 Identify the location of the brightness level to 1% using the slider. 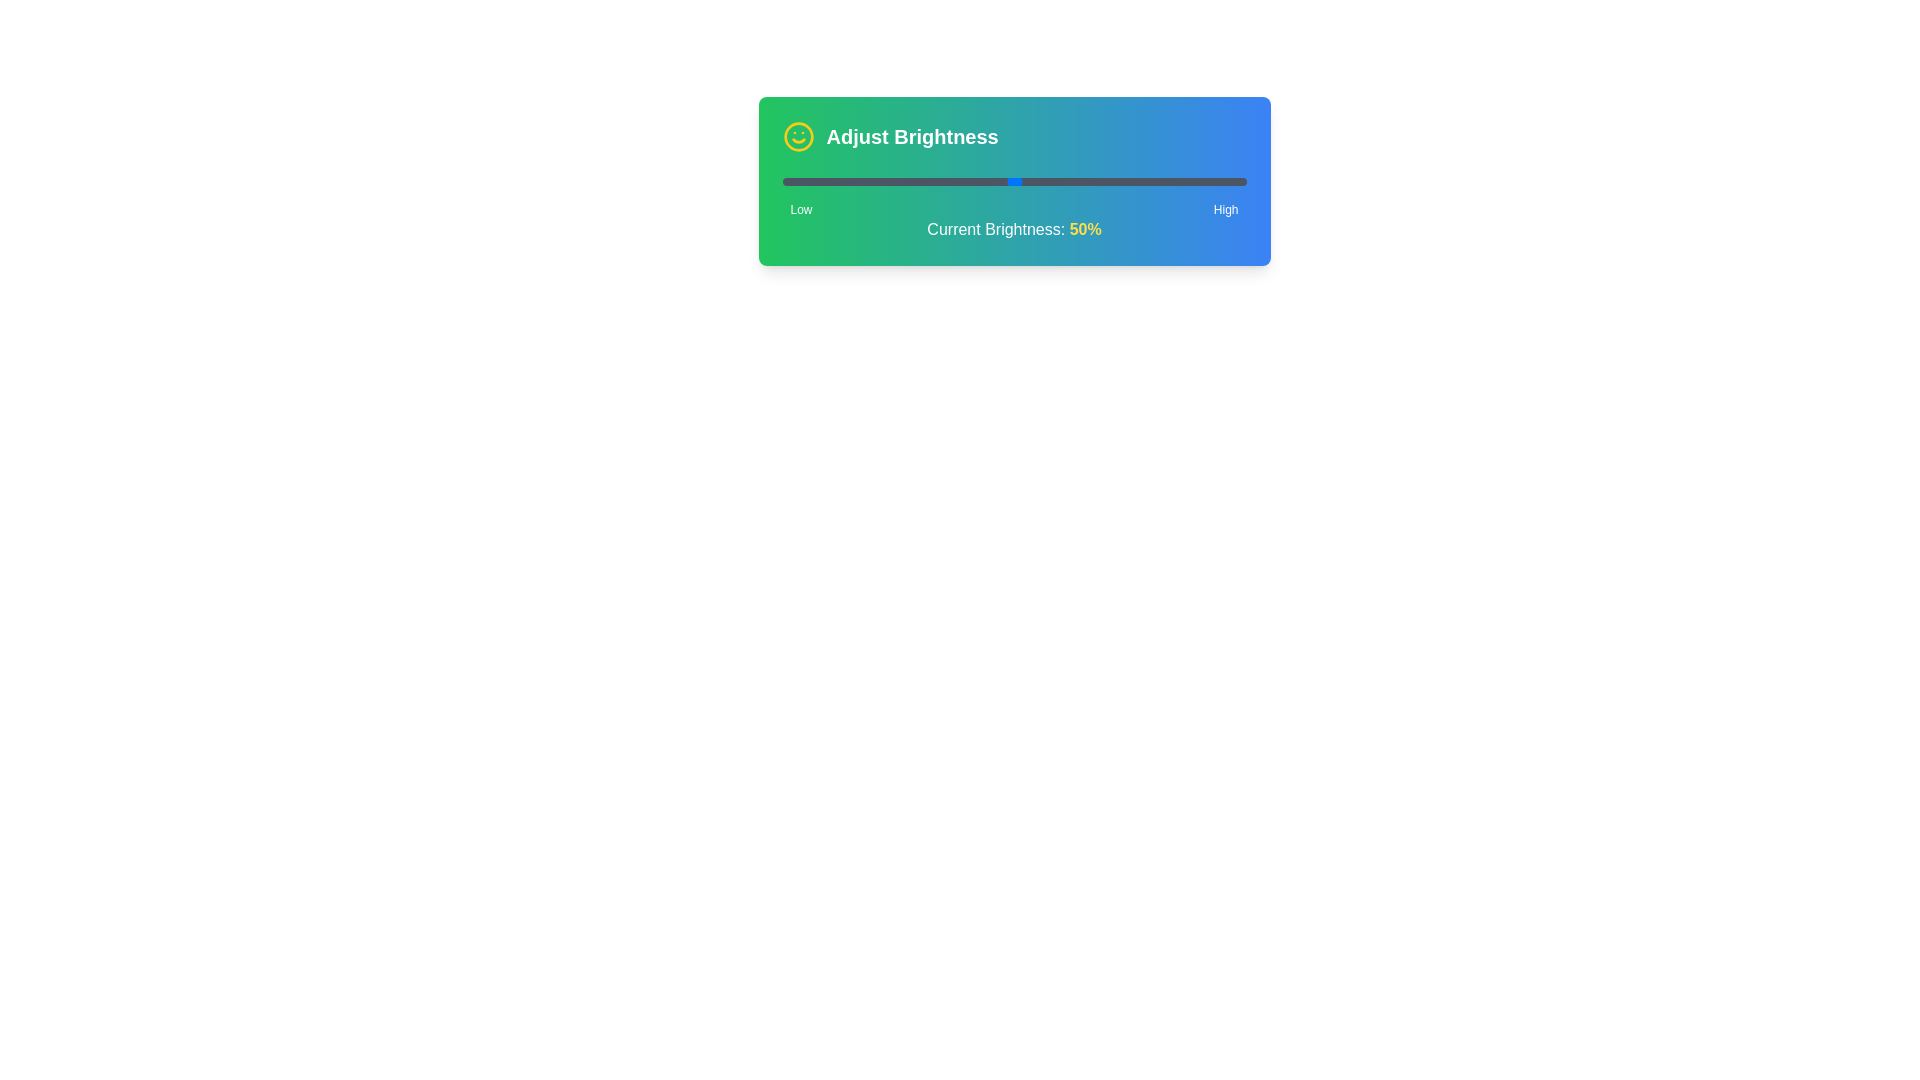
(786, 181).